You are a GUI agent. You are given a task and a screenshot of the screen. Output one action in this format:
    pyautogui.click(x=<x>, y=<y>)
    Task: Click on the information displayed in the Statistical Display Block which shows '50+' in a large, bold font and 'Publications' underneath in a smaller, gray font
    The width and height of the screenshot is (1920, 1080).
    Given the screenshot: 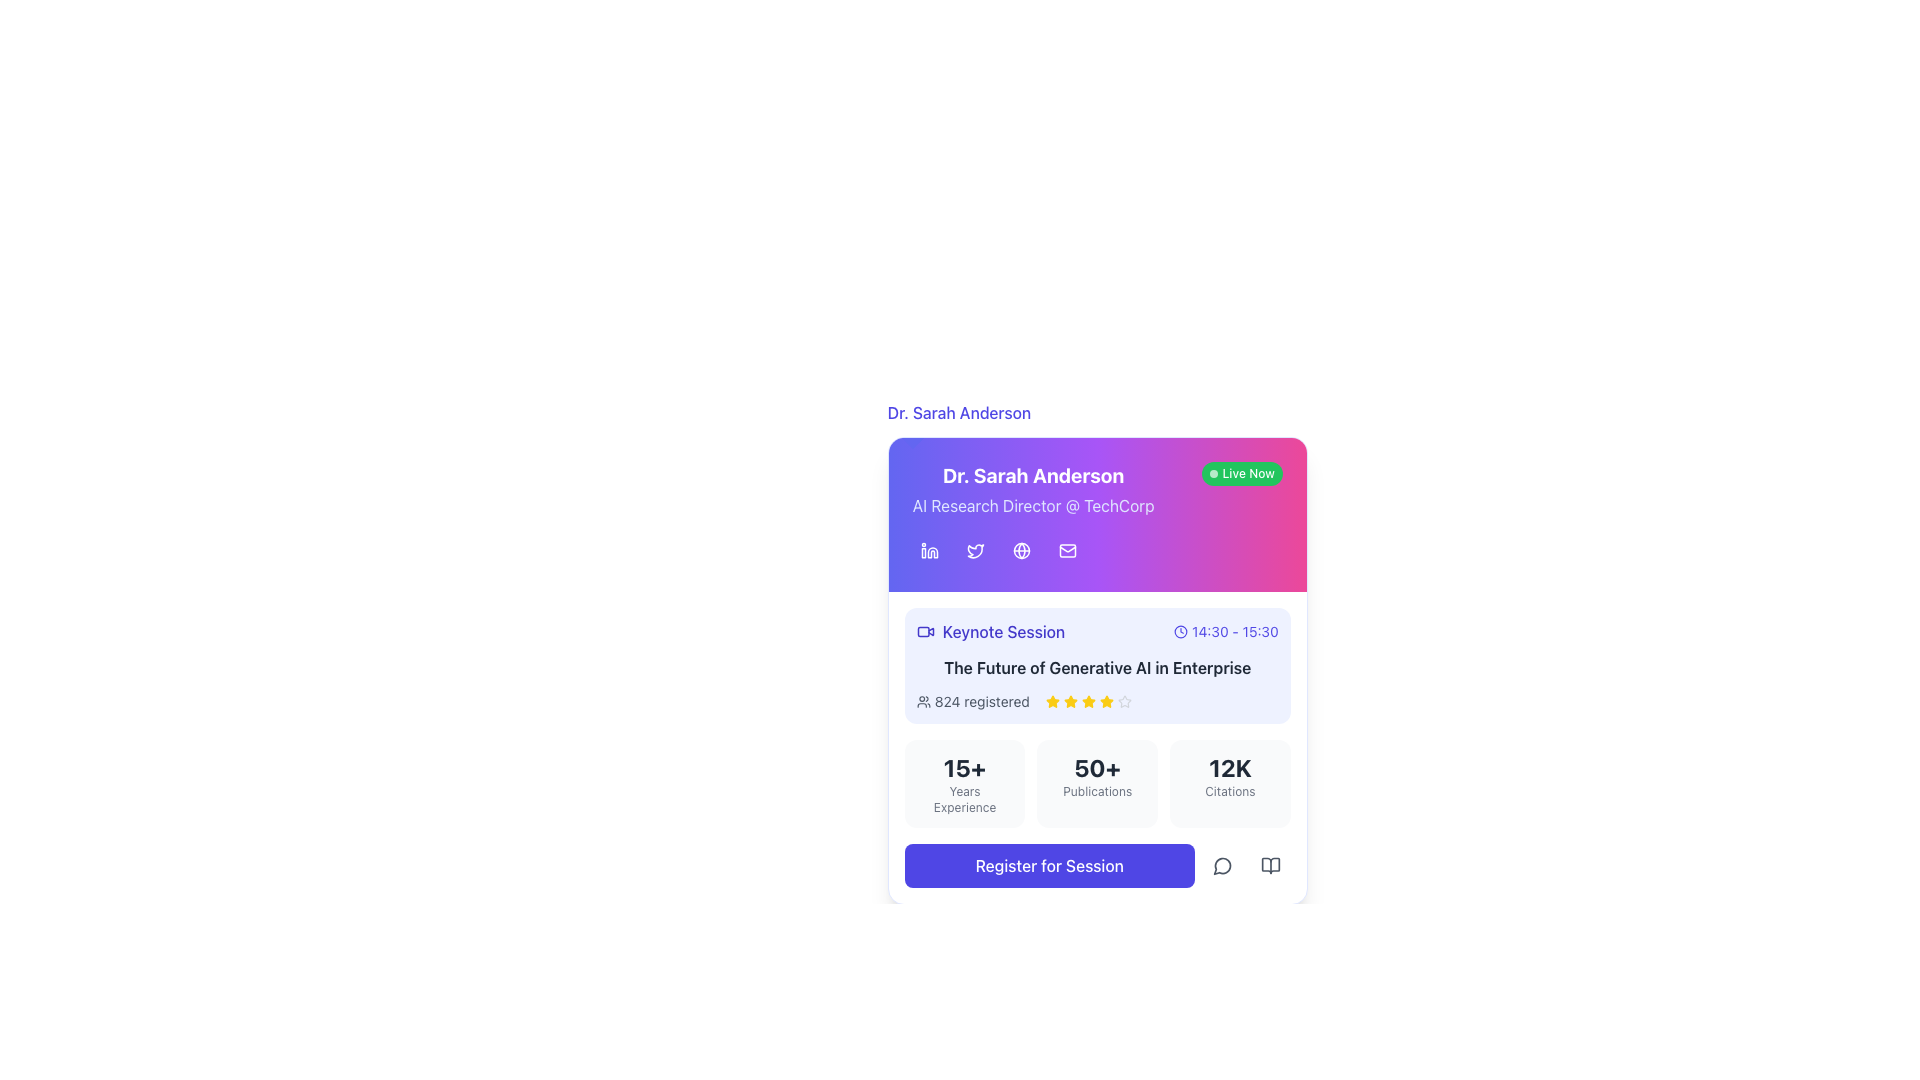 What is the action you would take?
    pyautogui.click(x=1096, y=782)
    